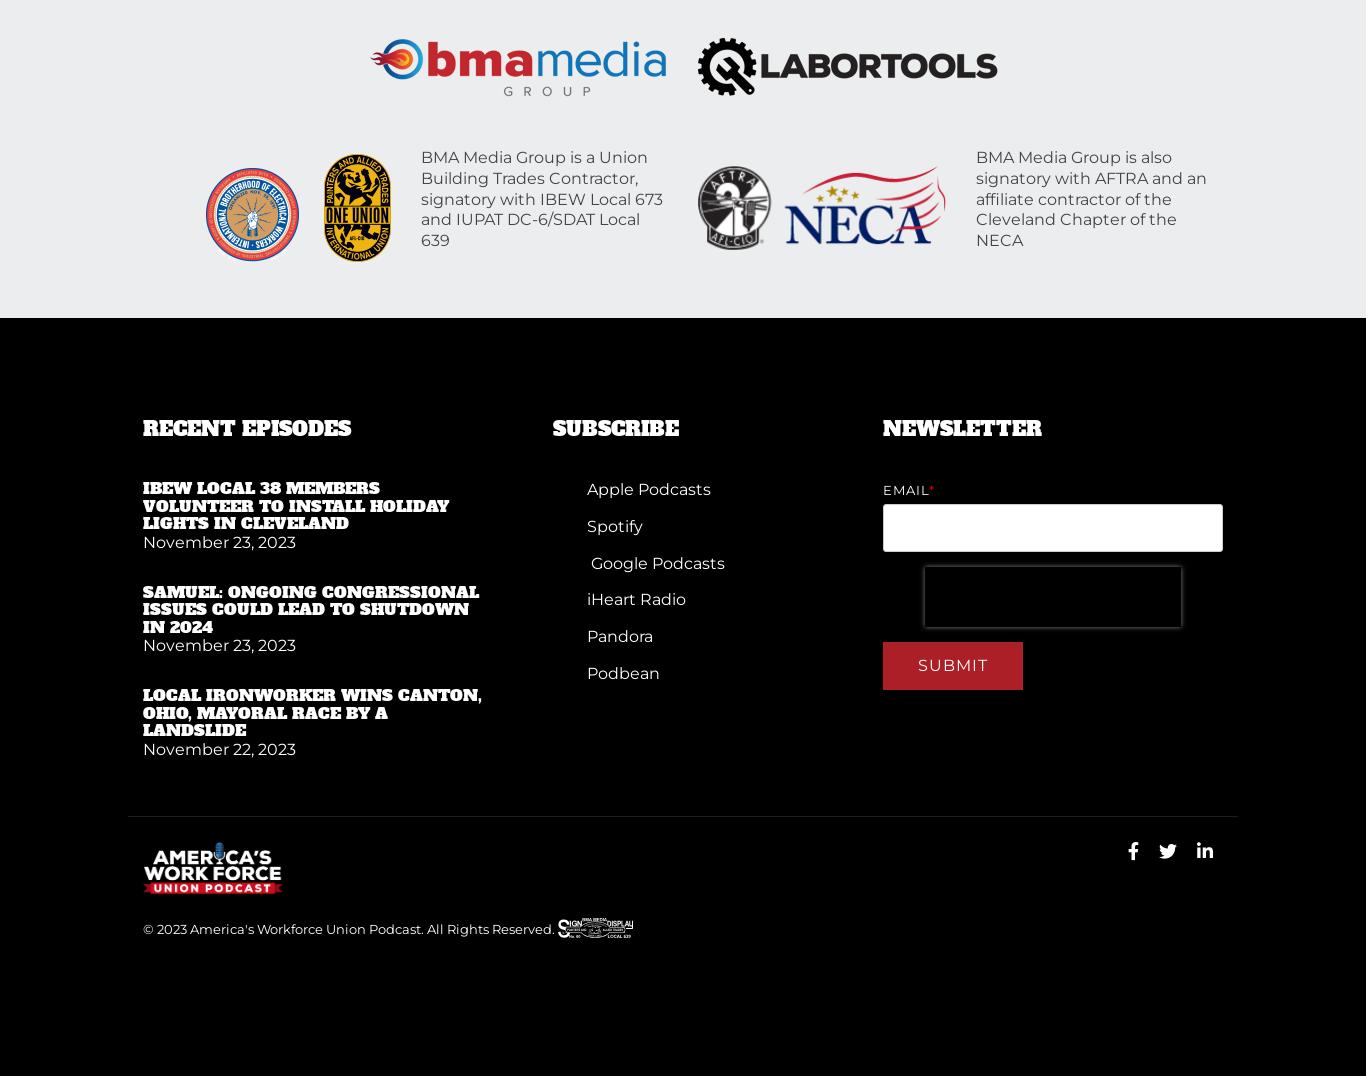 Image resolution: width=1366 pixels, height=1076 pixels. I want to click on 'Podbean', so click(622, 671).